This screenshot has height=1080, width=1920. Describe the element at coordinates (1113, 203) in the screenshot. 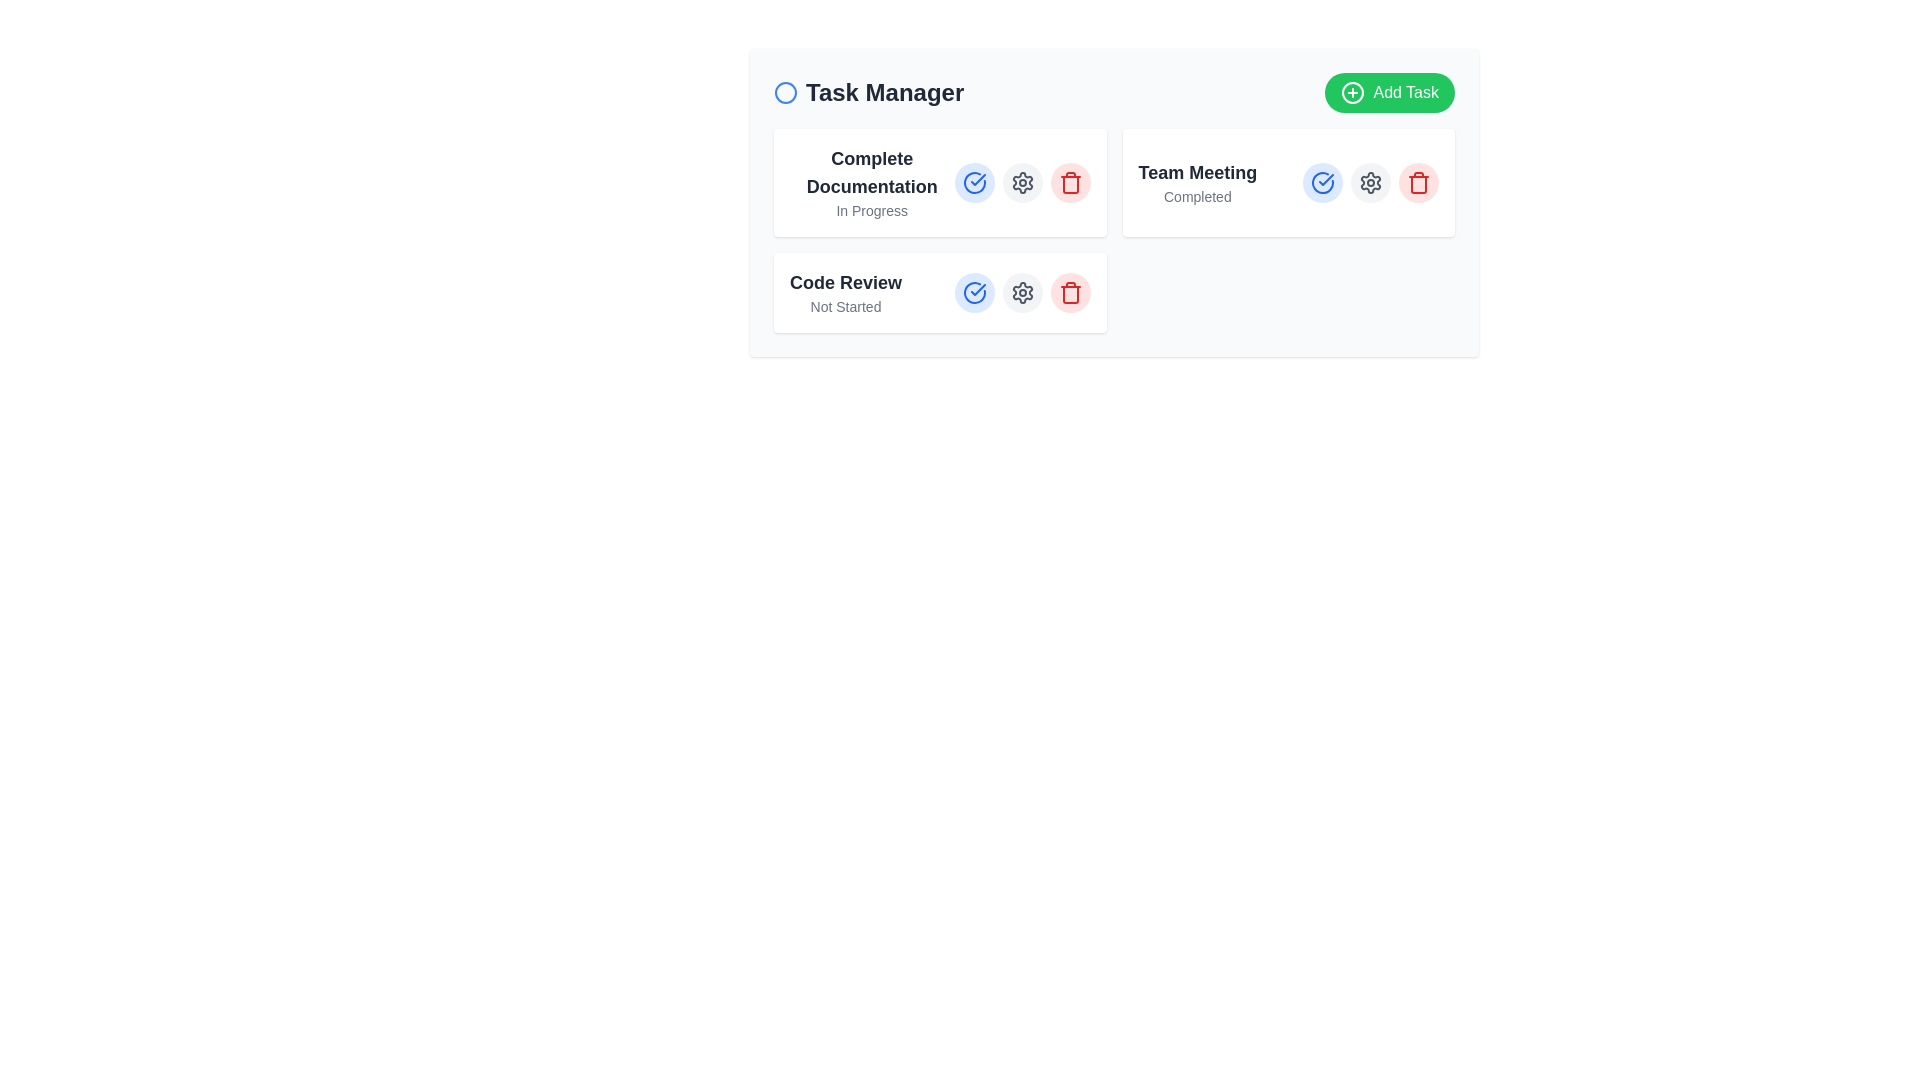

I see `the task card component in the task management interface` at that location.